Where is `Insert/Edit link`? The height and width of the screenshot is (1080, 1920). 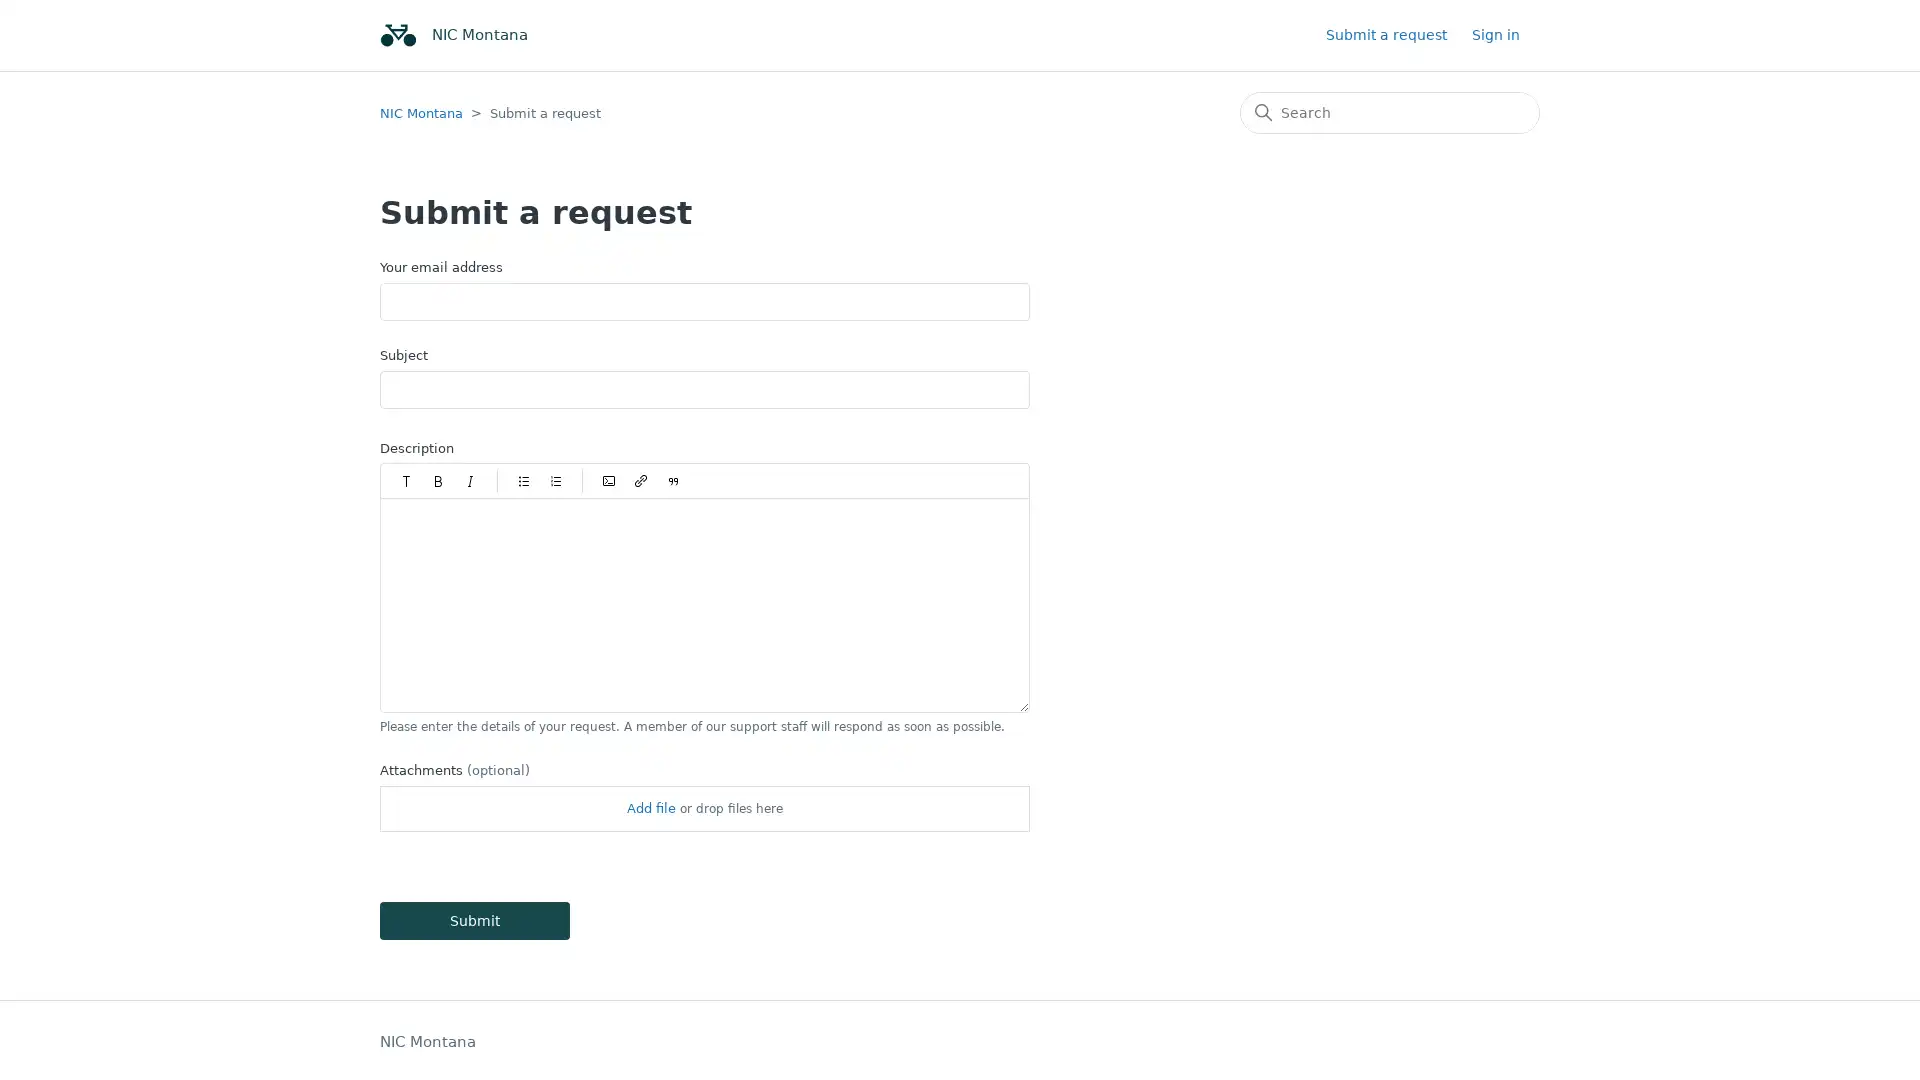 Insert/Edit link is located at coordinates (641, 481).